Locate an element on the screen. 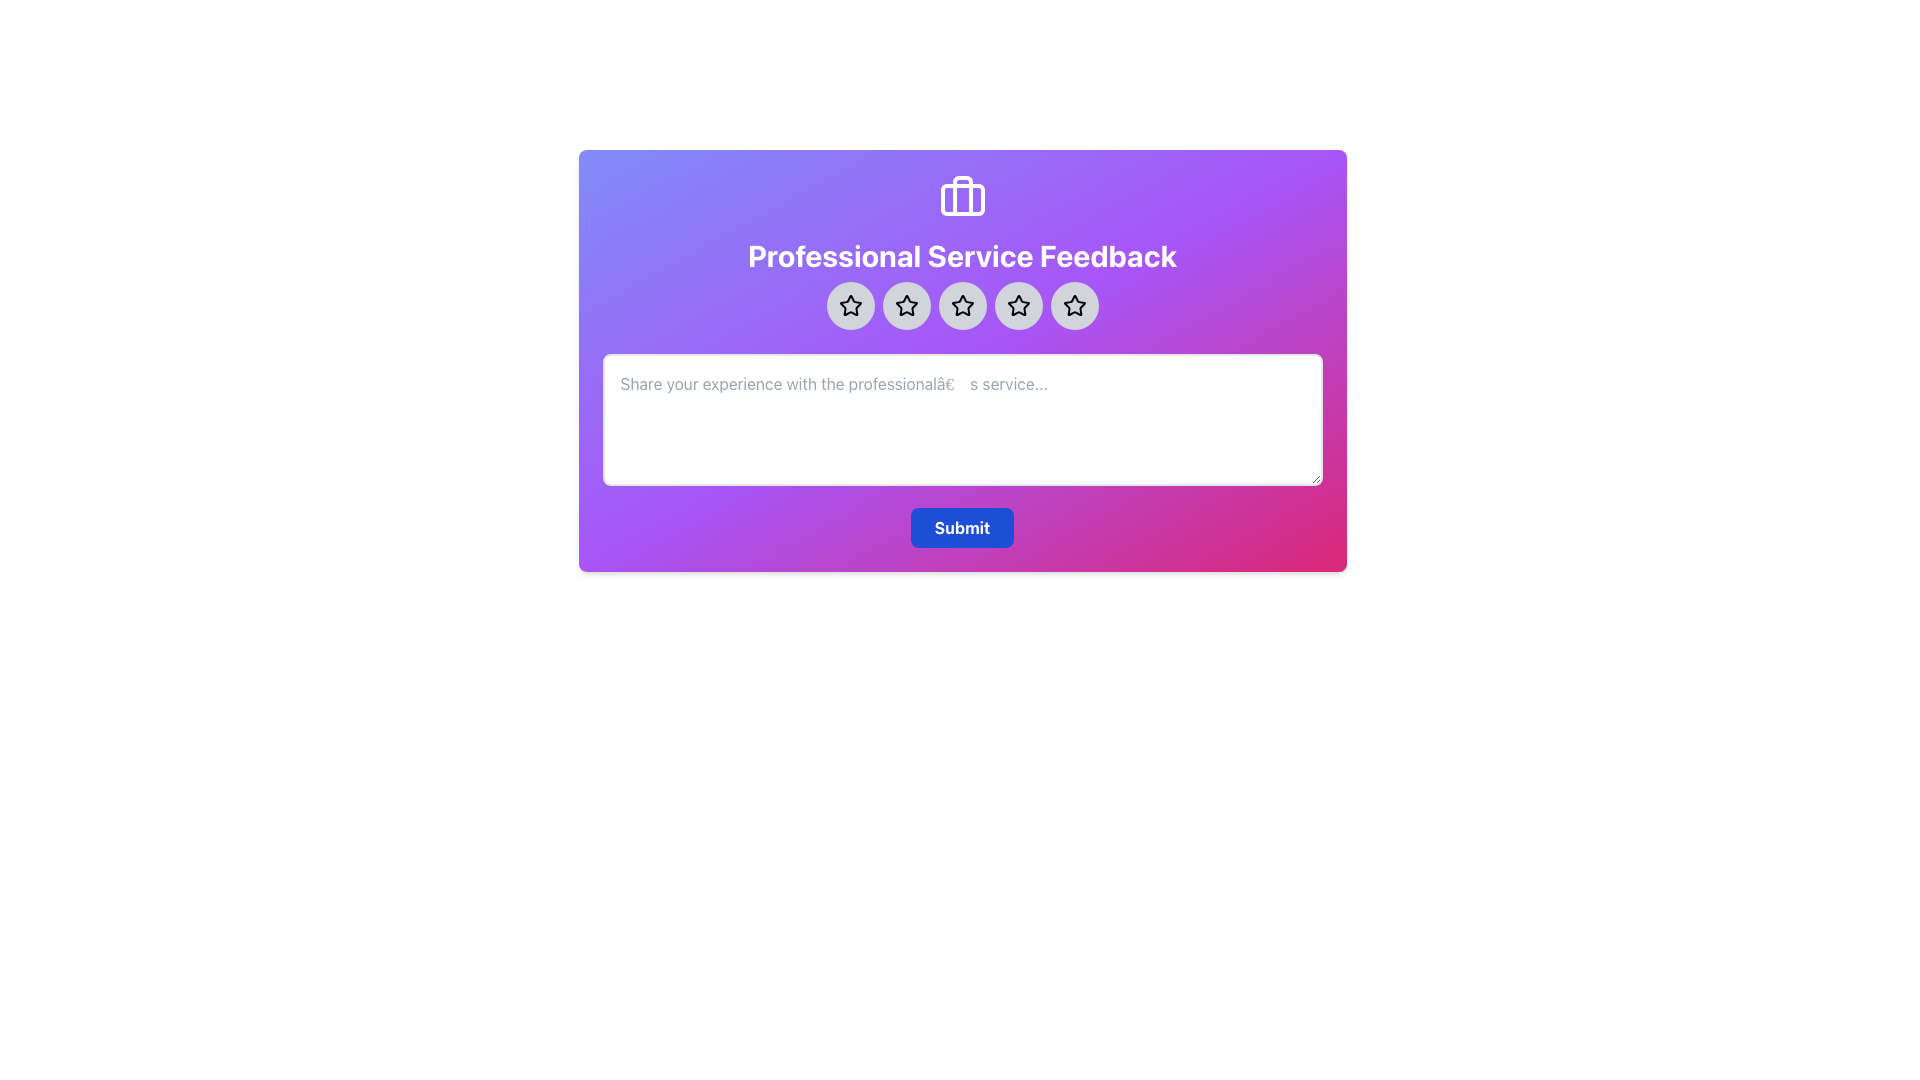  the fourth star icon in the feedback section is located at coordinates (1018, 305).